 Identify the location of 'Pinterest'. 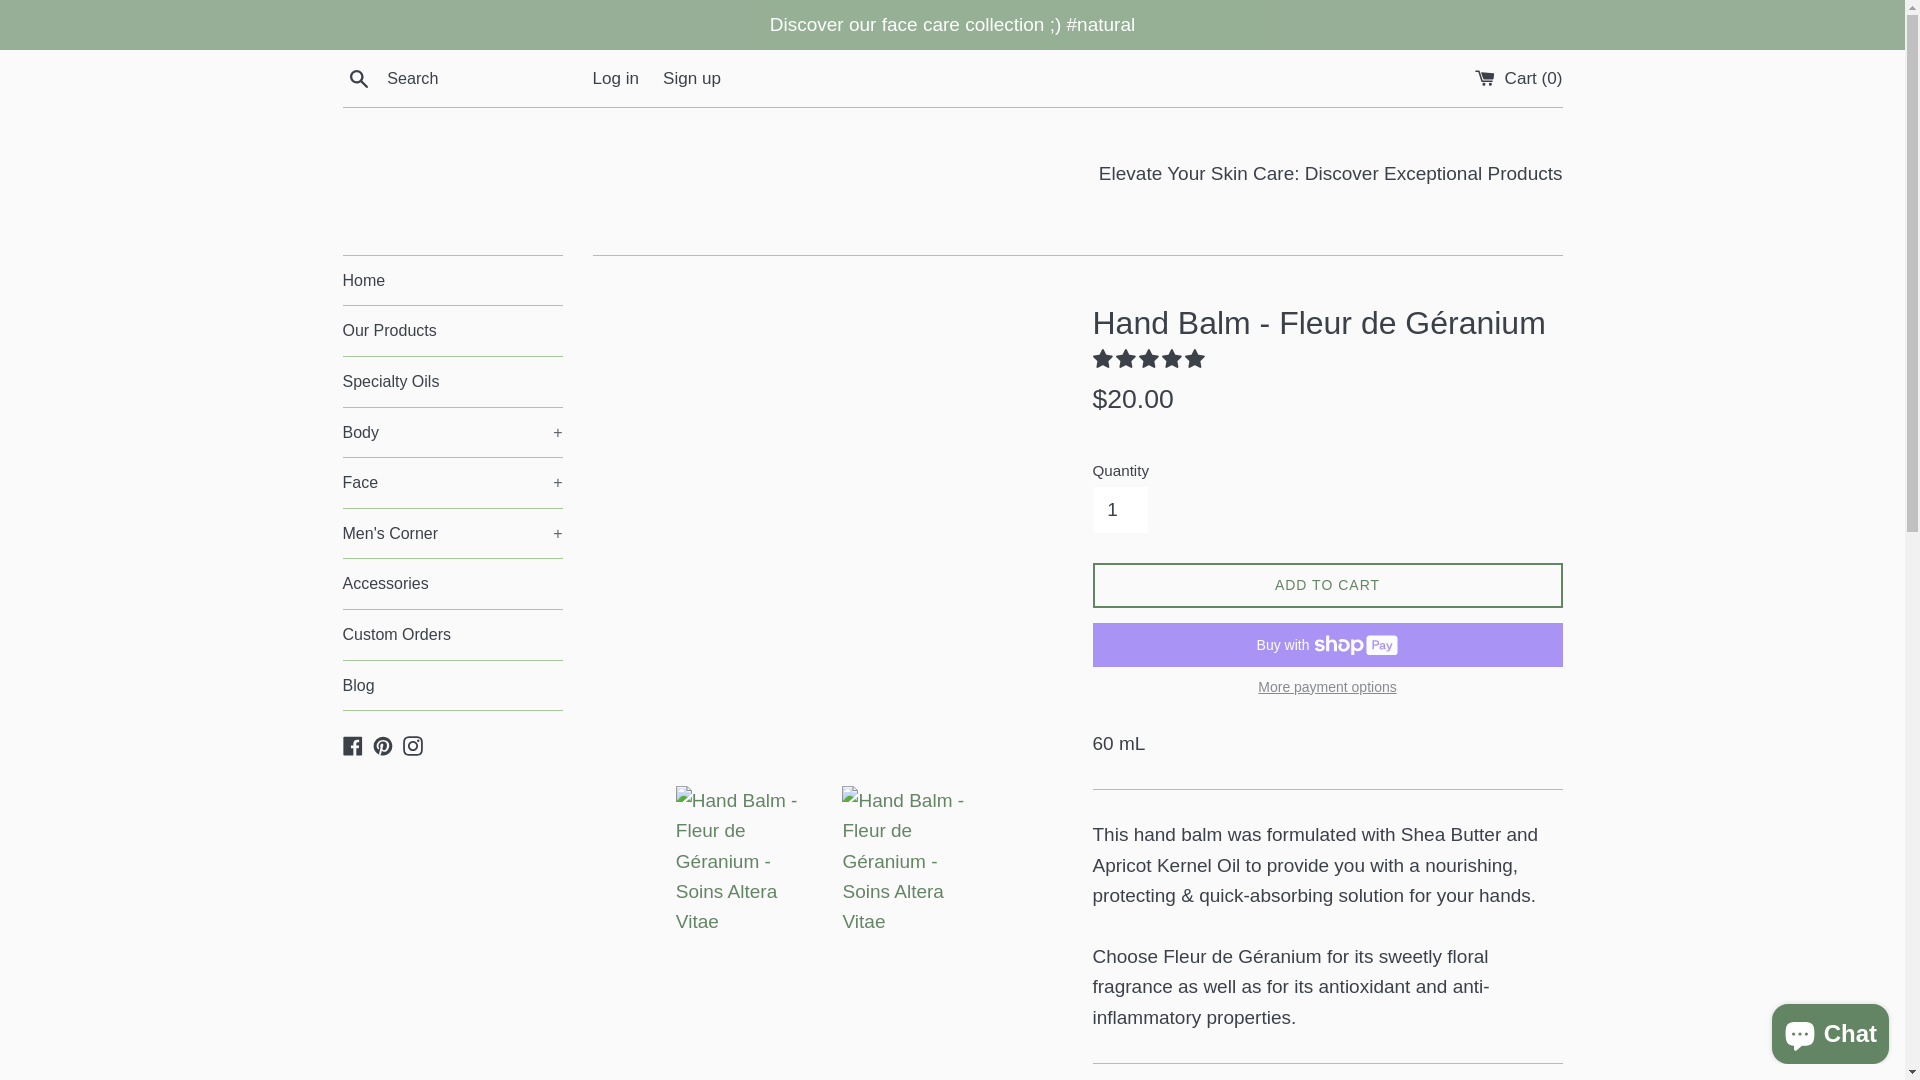
(383, 744).